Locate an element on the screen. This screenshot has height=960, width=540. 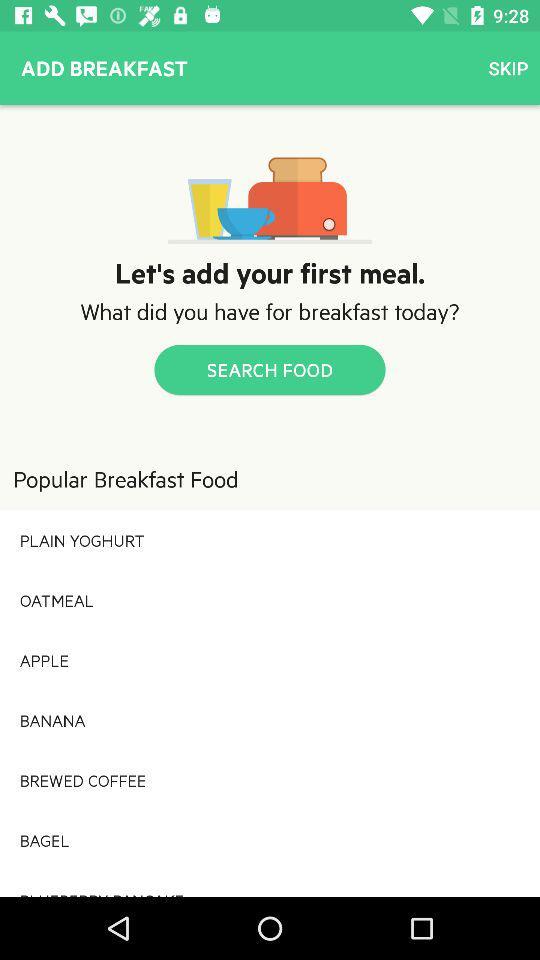
icon above the let s add item is located at coordinates (508, 68).